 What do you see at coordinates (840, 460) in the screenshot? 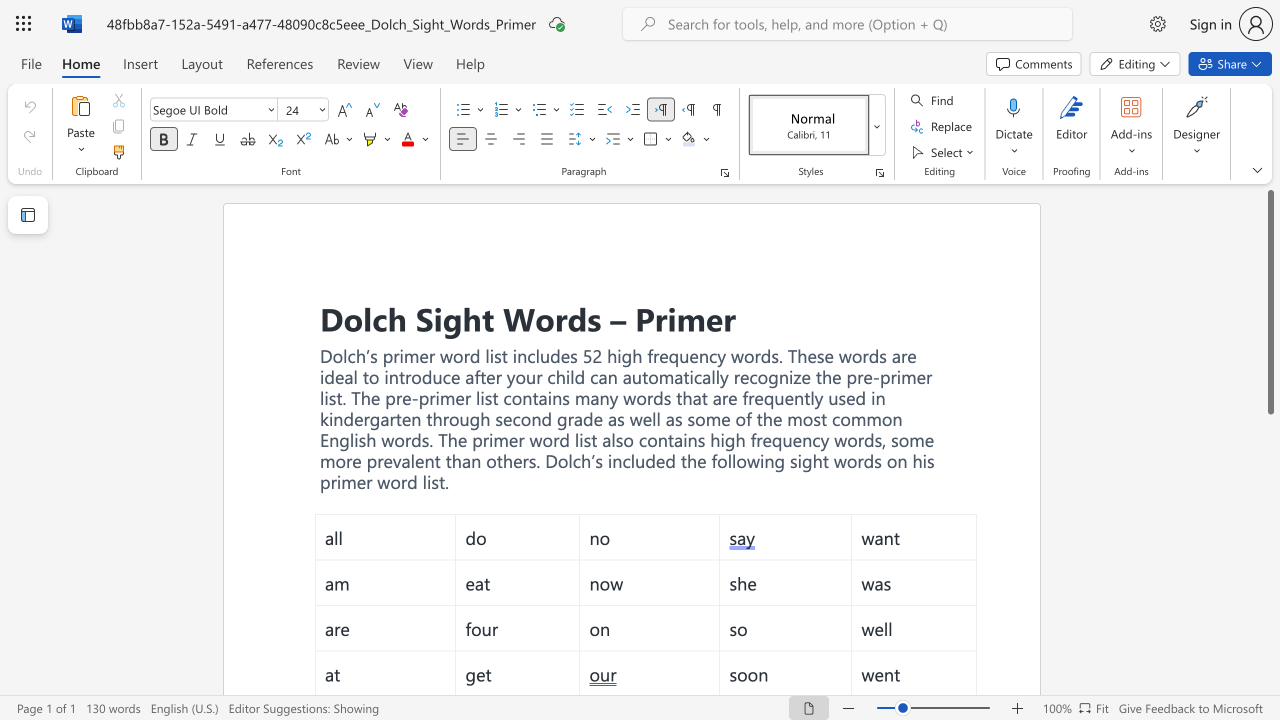
I see `the 2th character "w" in the text` at bounding box center [840, 460].